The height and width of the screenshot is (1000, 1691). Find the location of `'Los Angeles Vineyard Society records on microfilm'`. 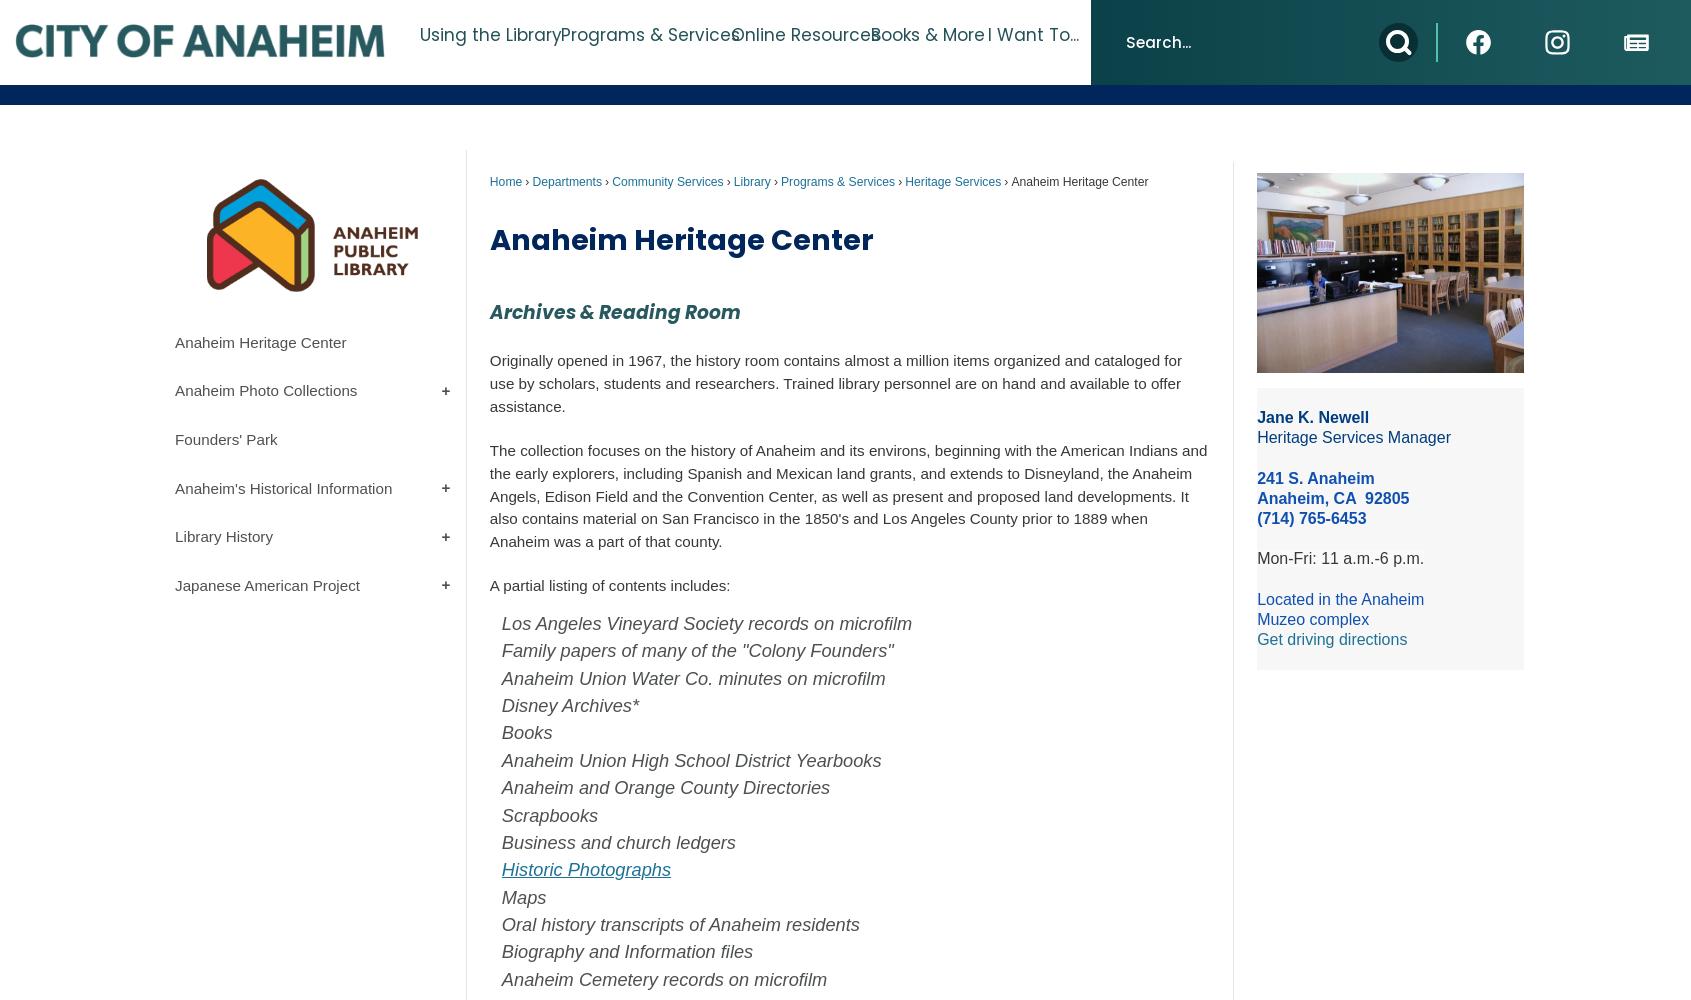

'Los Angeles Vineyard Society records on microfilm' is located at coordinates (709, 622).